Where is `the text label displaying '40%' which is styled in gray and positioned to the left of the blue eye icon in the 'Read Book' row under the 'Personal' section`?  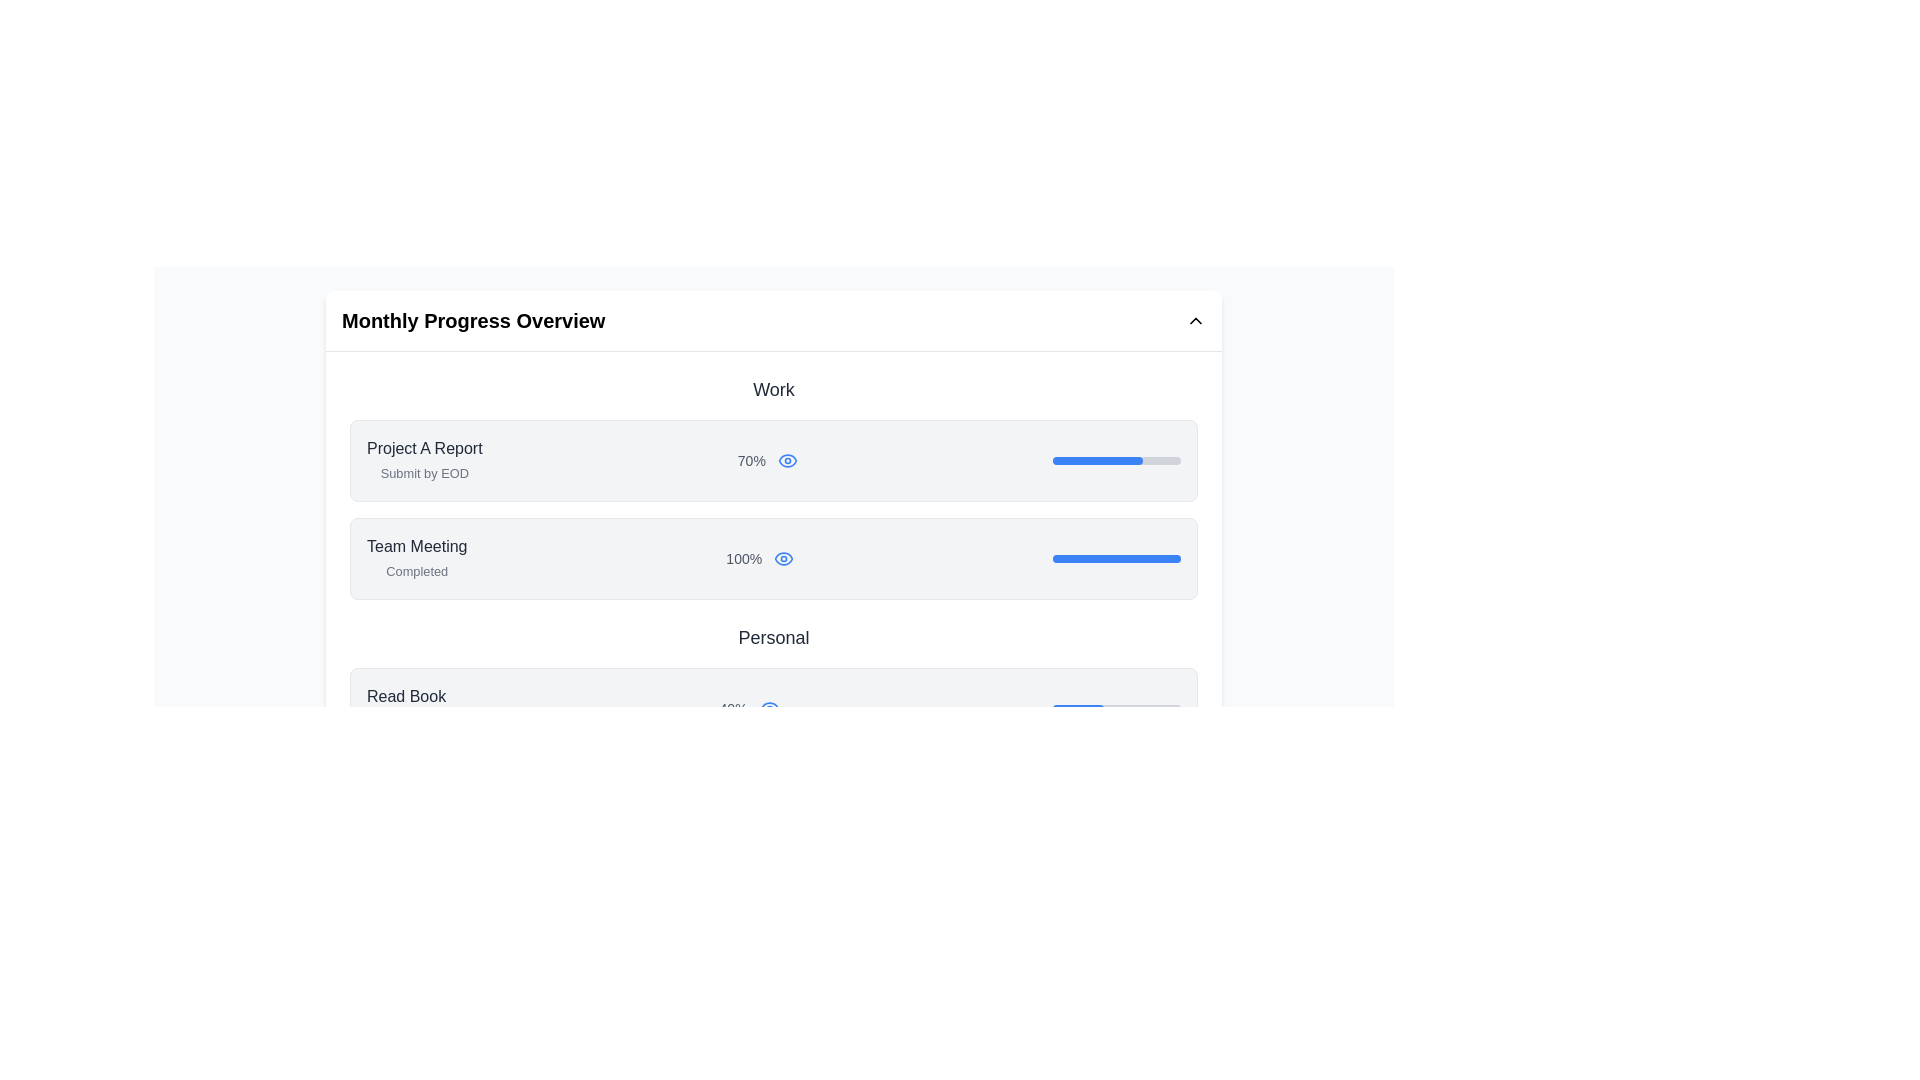
the text label displaying '40%' which is styled in gray and positioned to the left of the blue eye icon in the 'Read Book' row under the 'Personal' section is located at coordinates (732, 708).